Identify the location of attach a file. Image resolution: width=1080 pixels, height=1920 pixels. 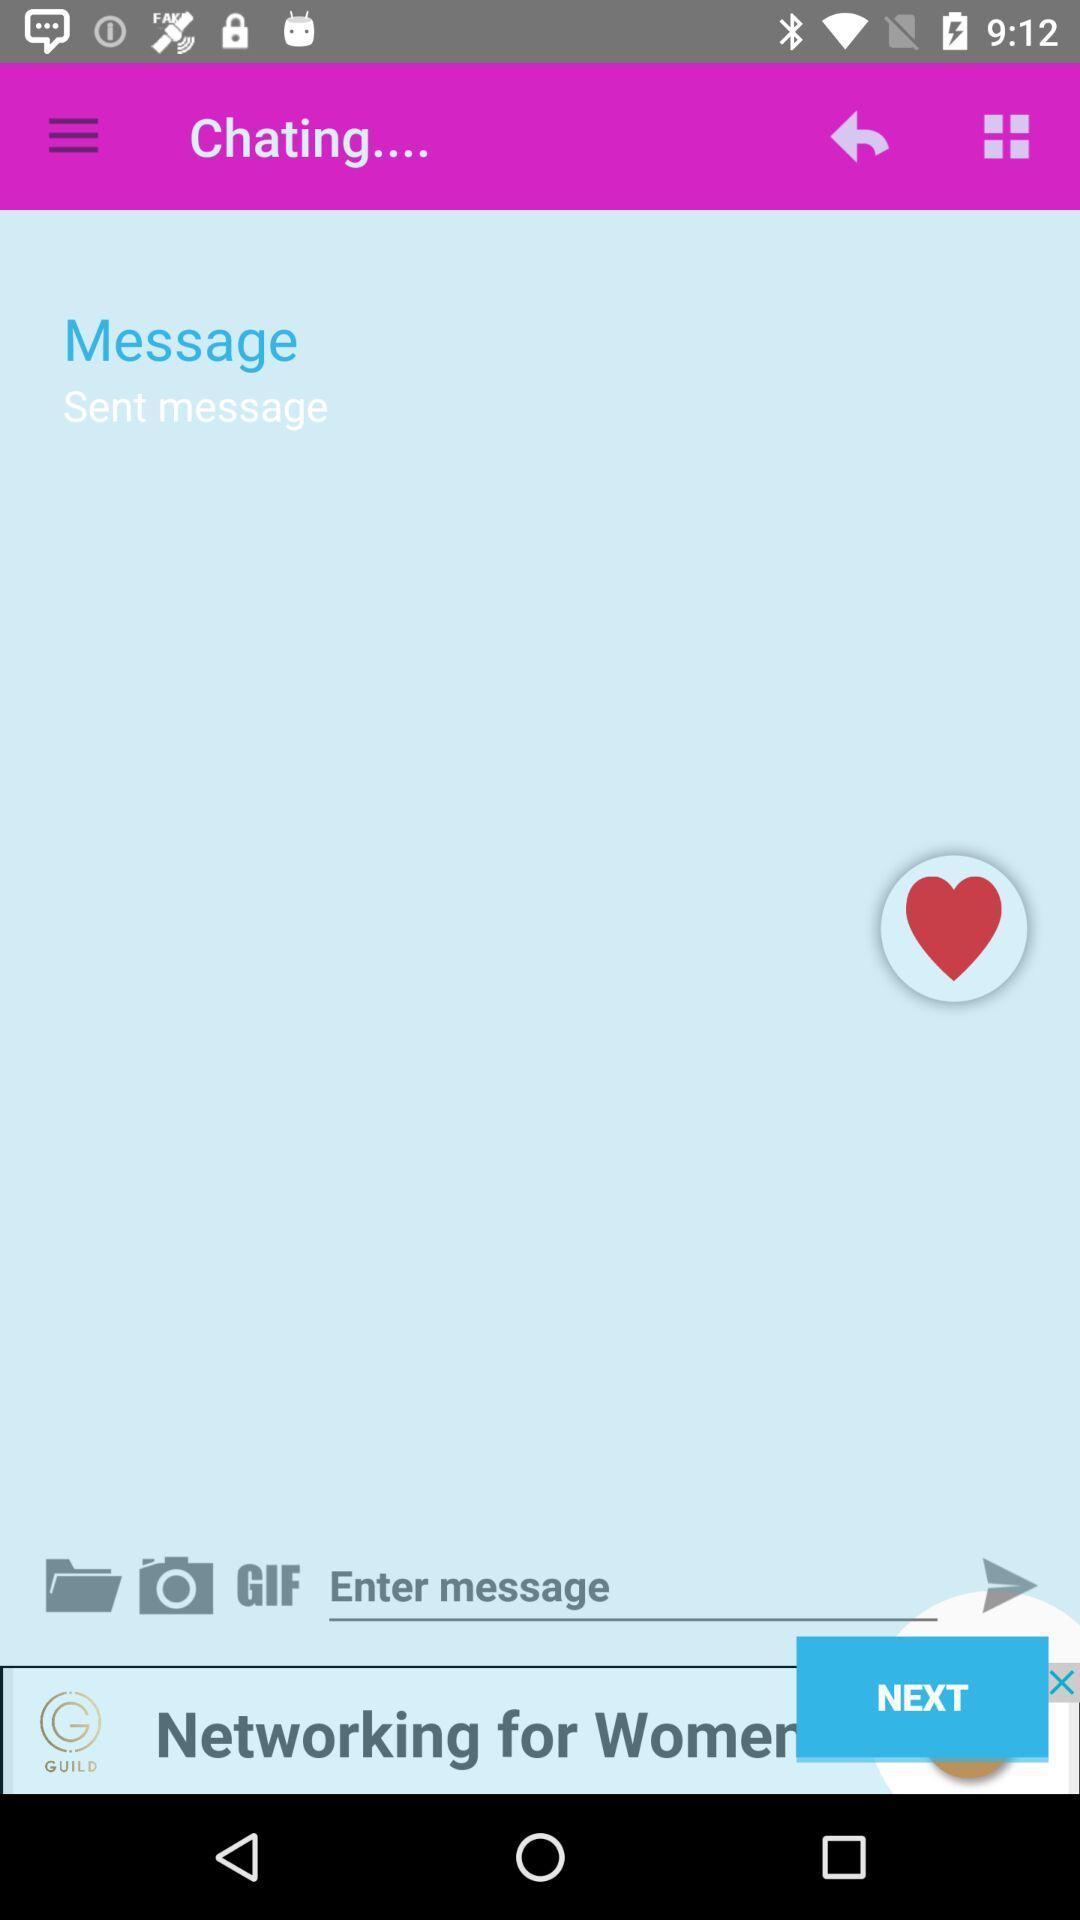
(87, 1584).